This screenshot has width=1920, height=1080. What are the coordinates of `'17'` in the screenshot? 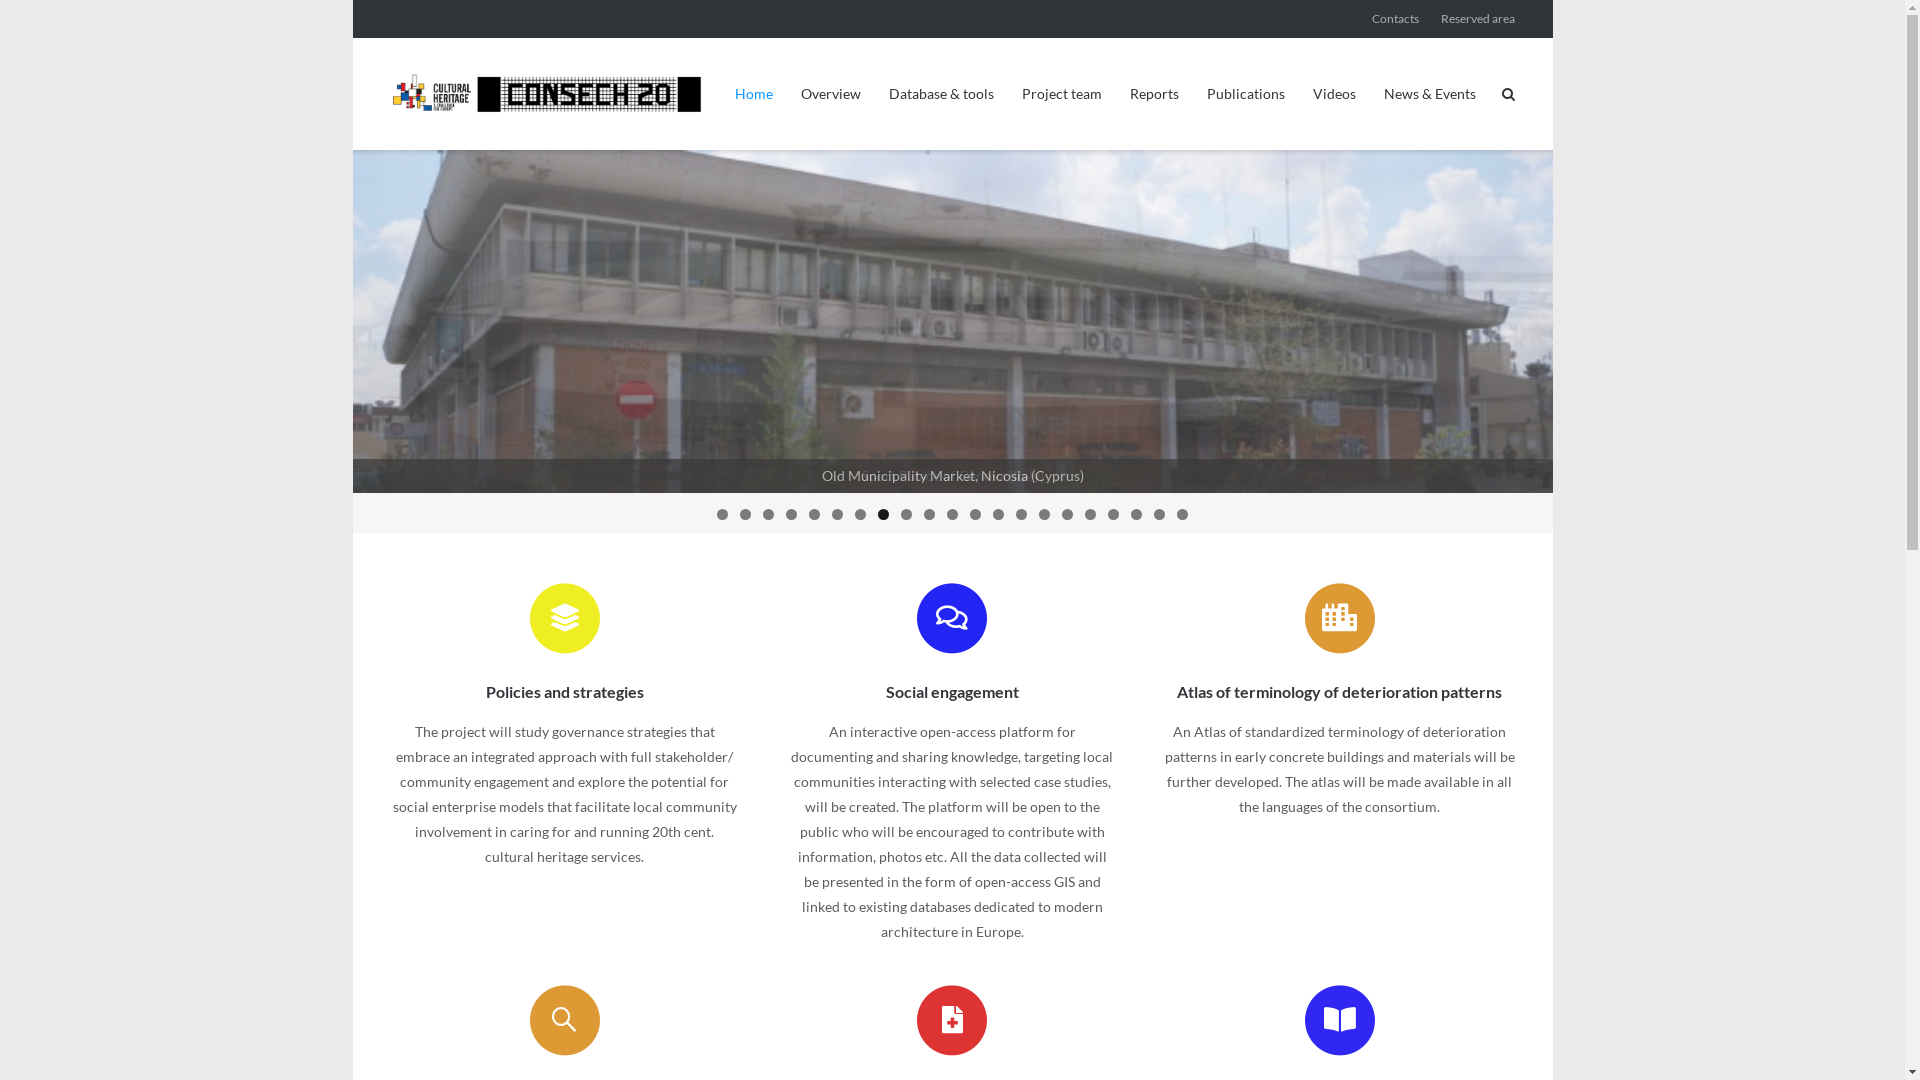 It's located at (1089, 513).